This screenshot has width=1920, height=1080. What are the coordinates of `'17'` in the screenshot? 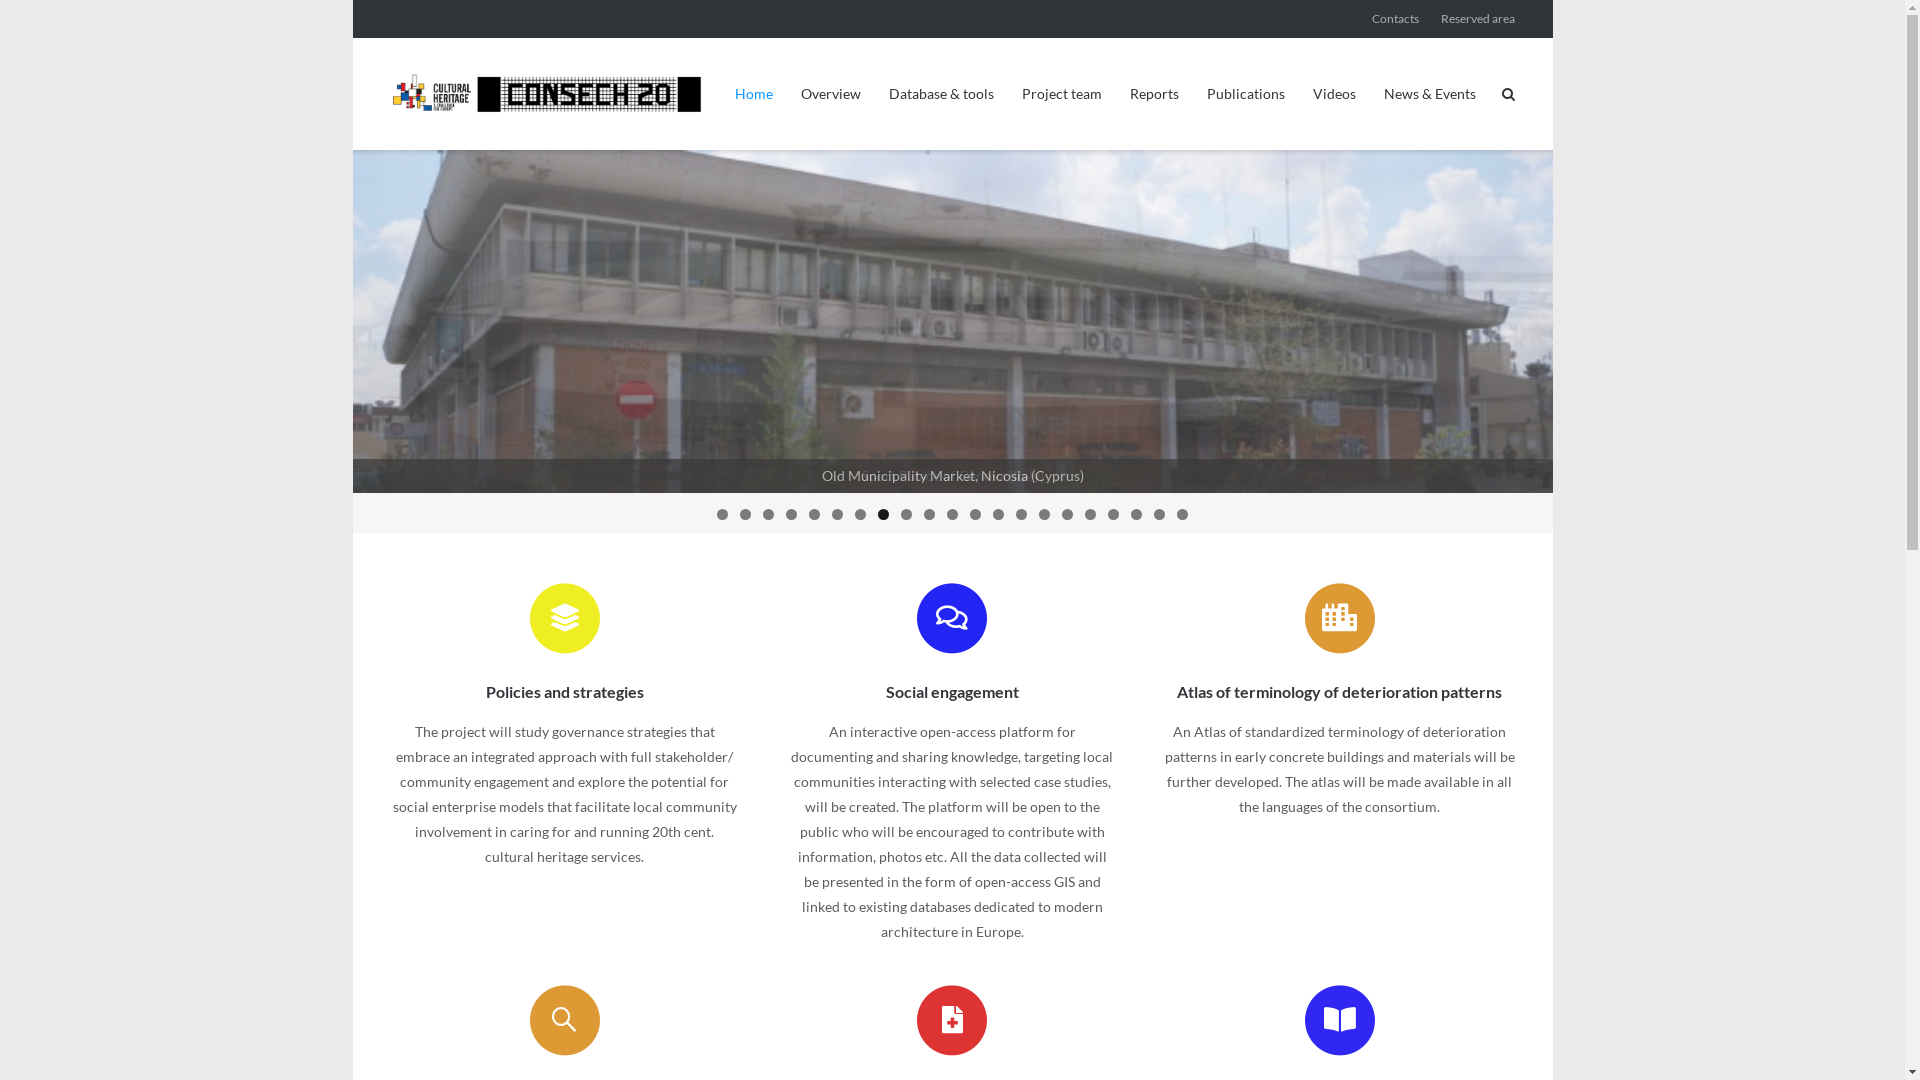 It's located at (1089, 513).